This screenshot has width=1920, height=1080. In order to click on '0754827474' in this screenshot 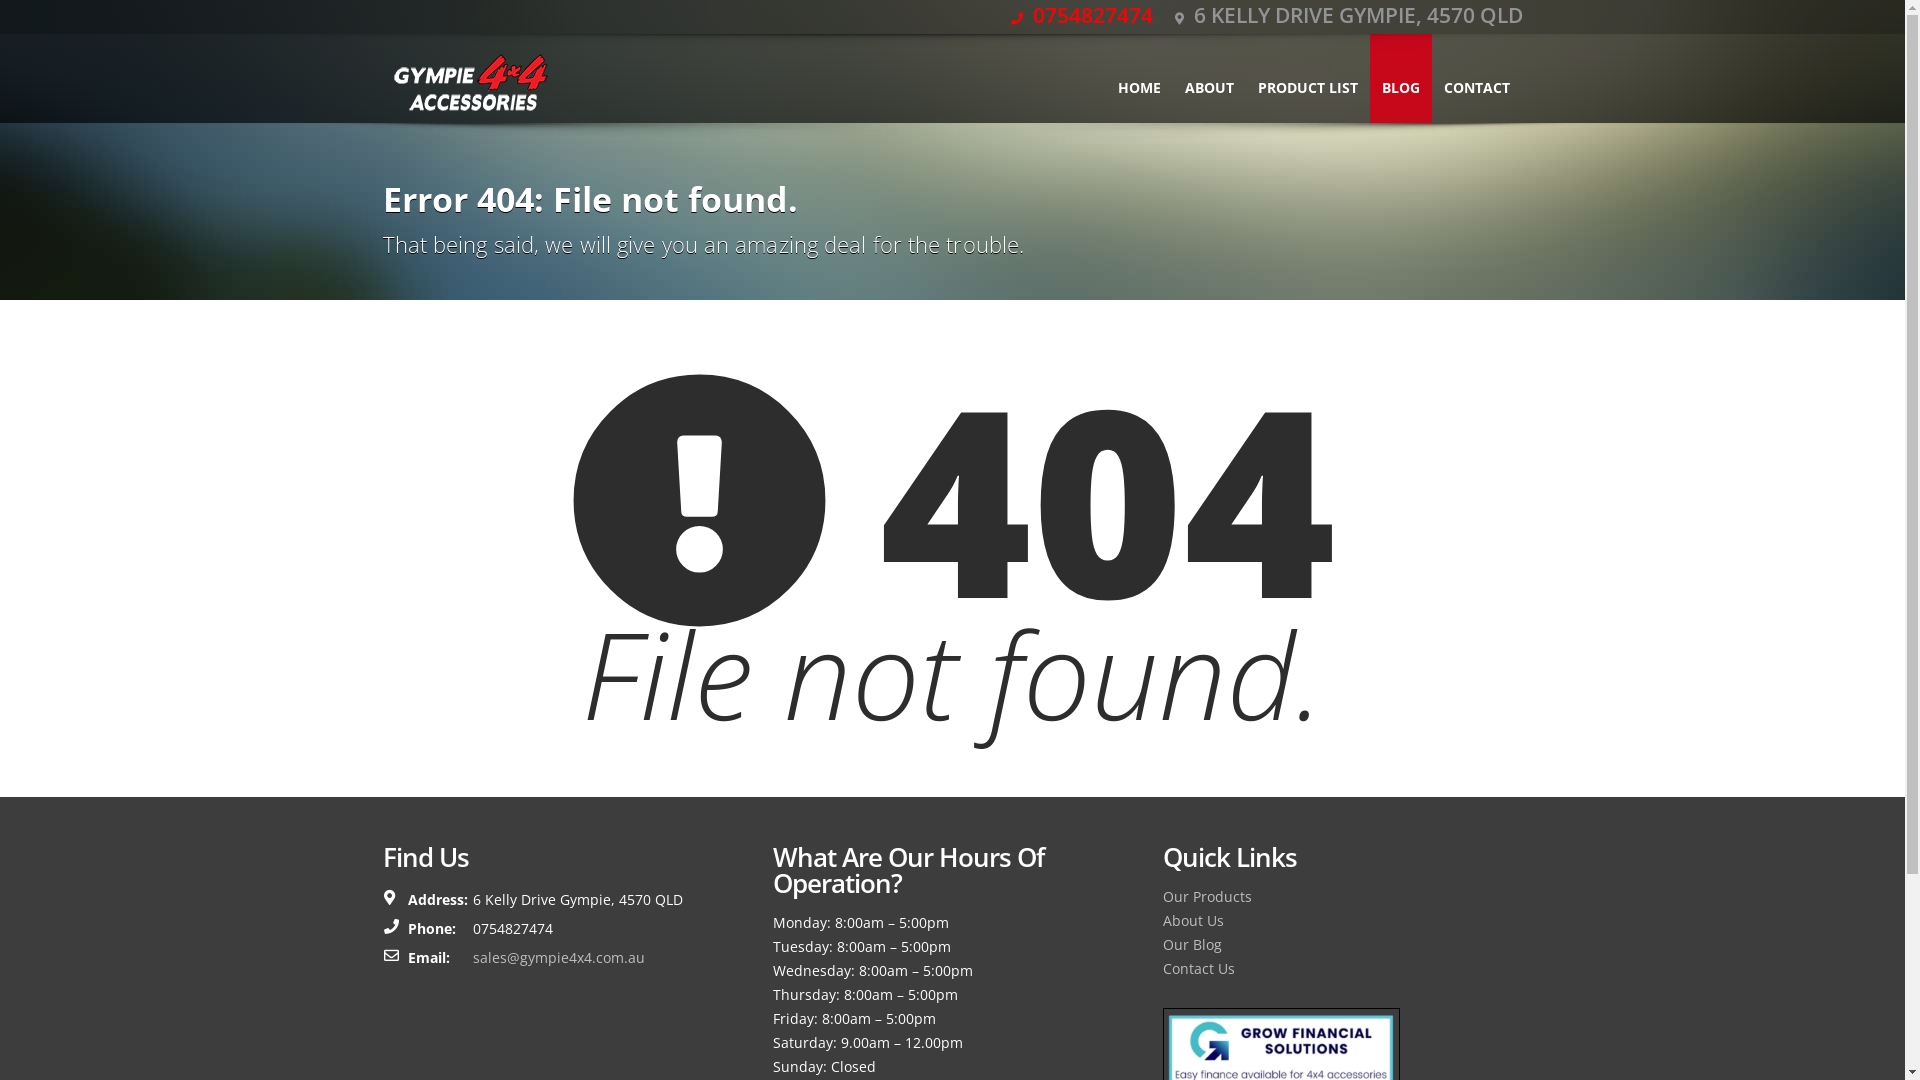, I will do `click(1009, 15)`.